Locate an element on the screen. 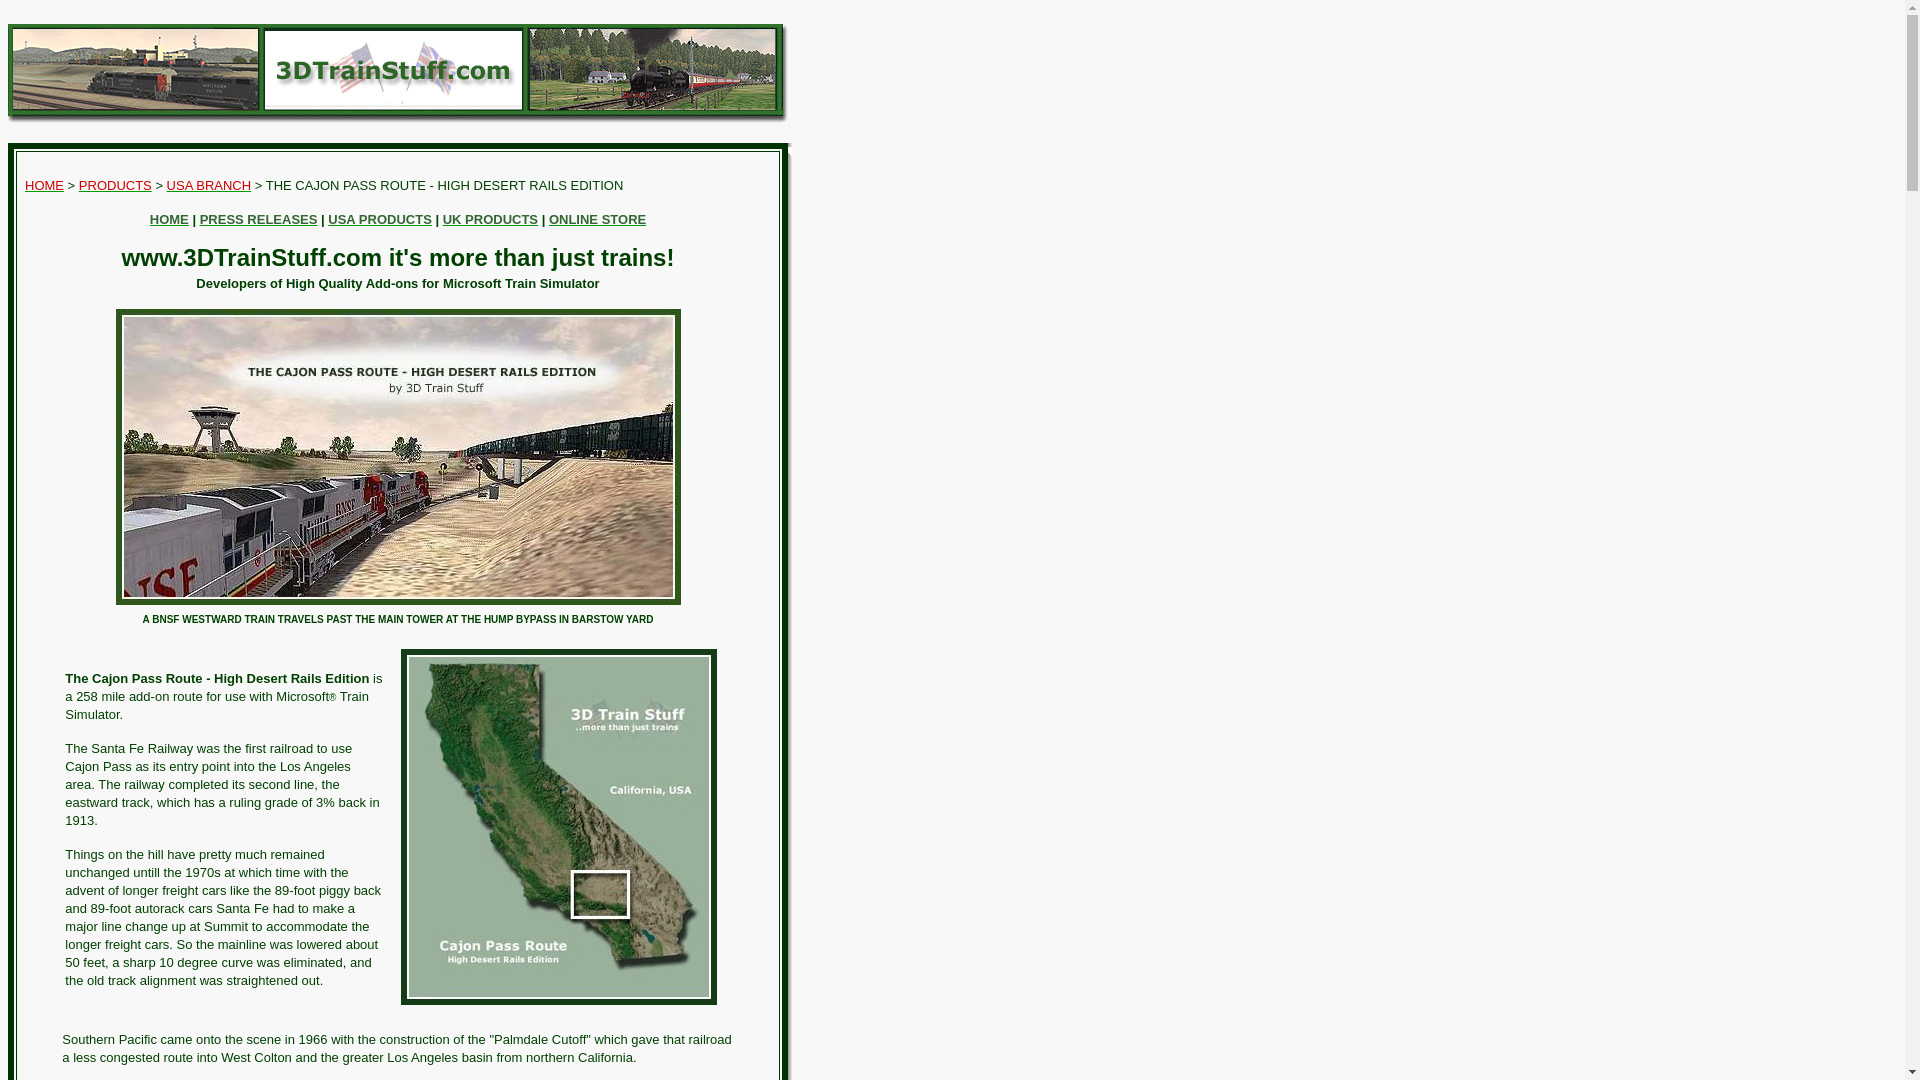  'UK PRODUCTS' is located at coordinates (490, 219).